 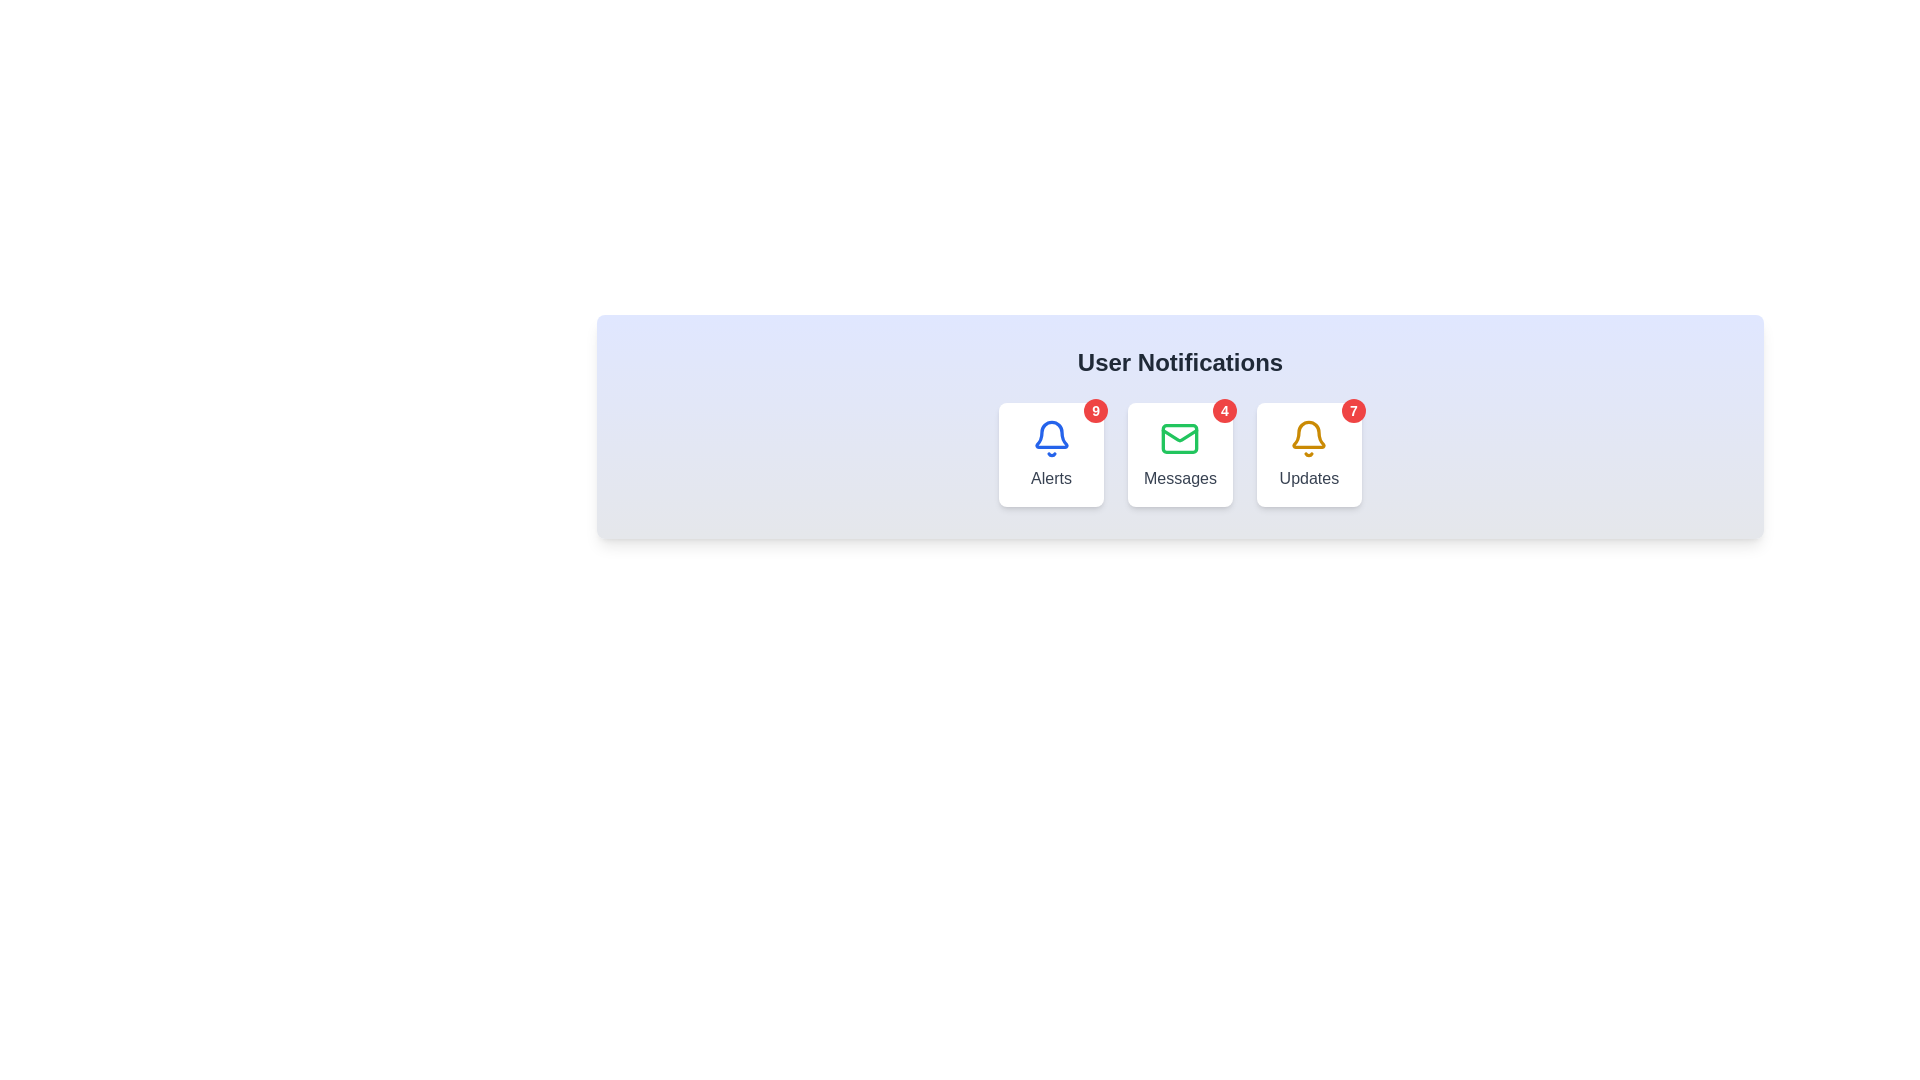 I want to click on the bold, large-sized 'User Notifications' text label styled with dark gray color, prominently placed on a light gradient background above the notification cards, so click(x=1180, y=362).